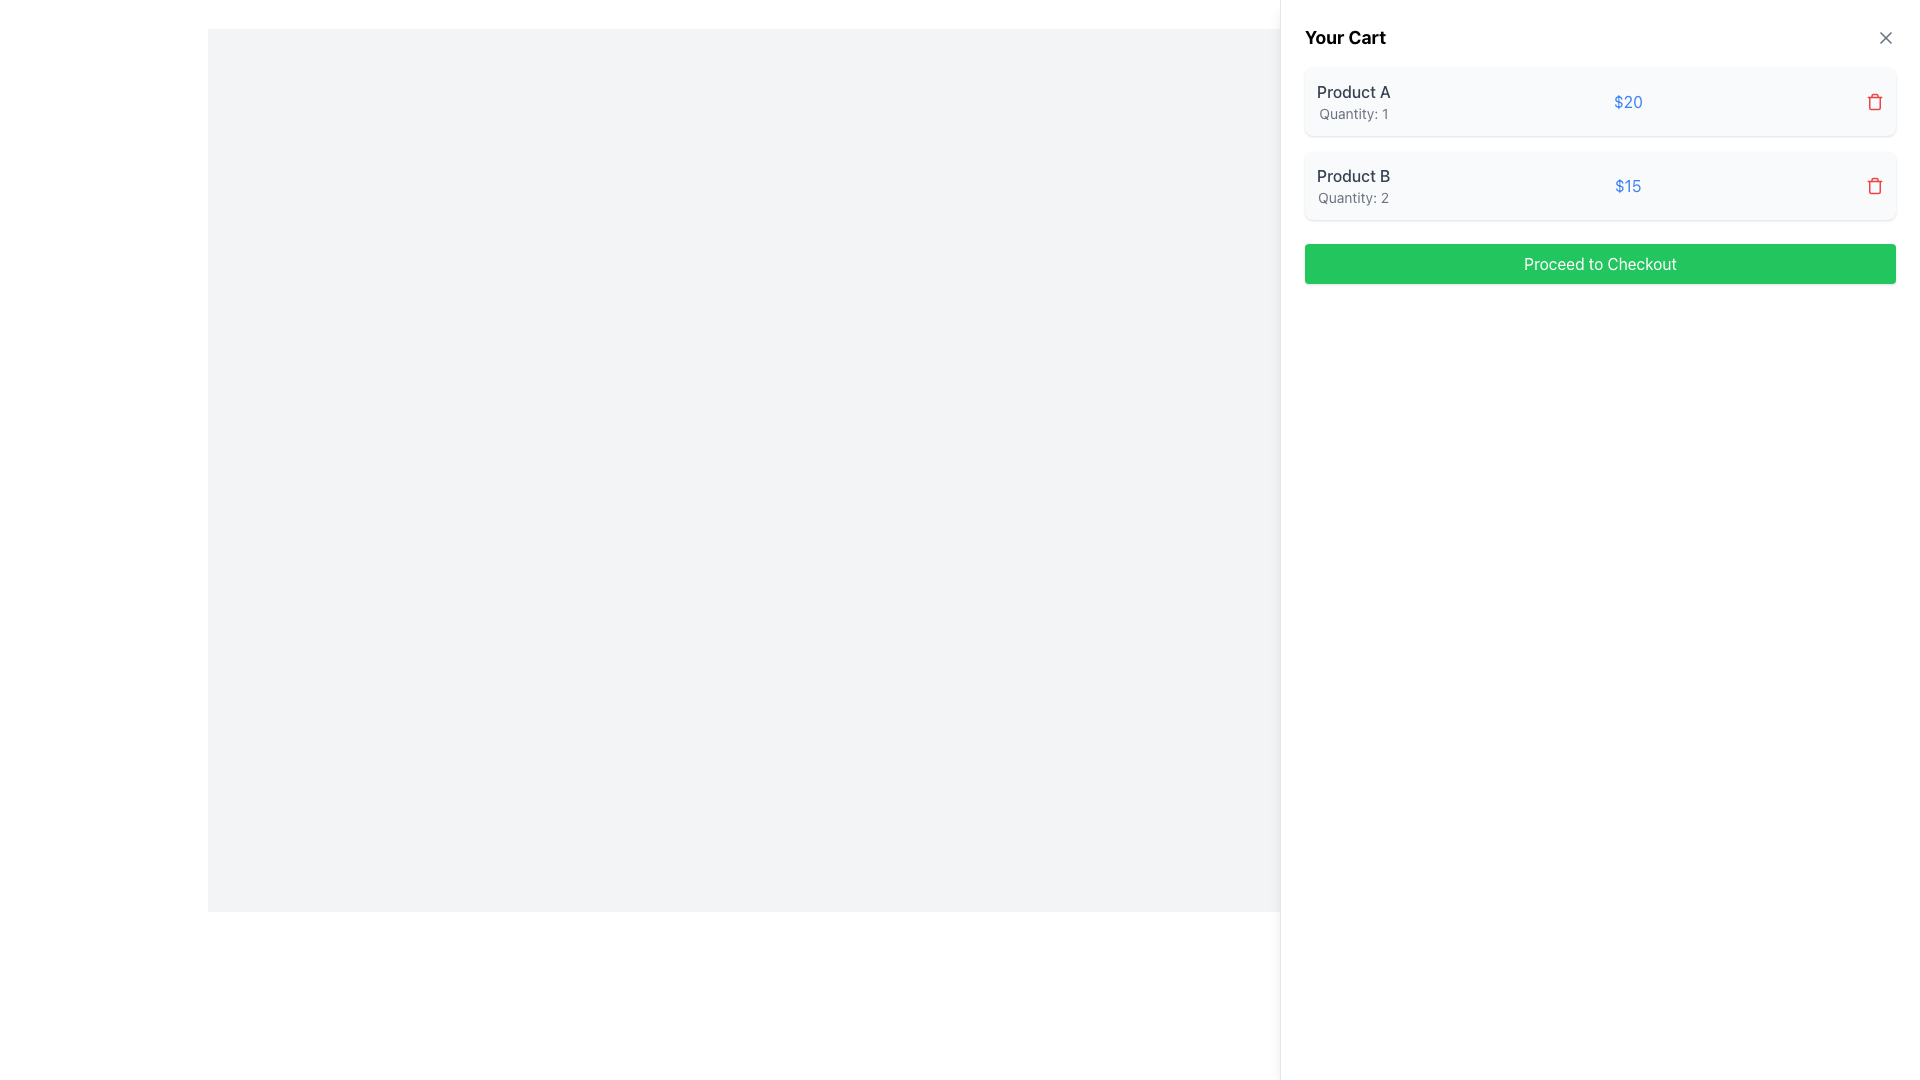 This screenshot has width=1920, height=1080. What do you see at coordinates (1353, 197) in the screenshot?
I see `the text label displaying 'Quantity: 2' that is located under 'Product B' in the cart listing section` at bounding box center [1353, 197].